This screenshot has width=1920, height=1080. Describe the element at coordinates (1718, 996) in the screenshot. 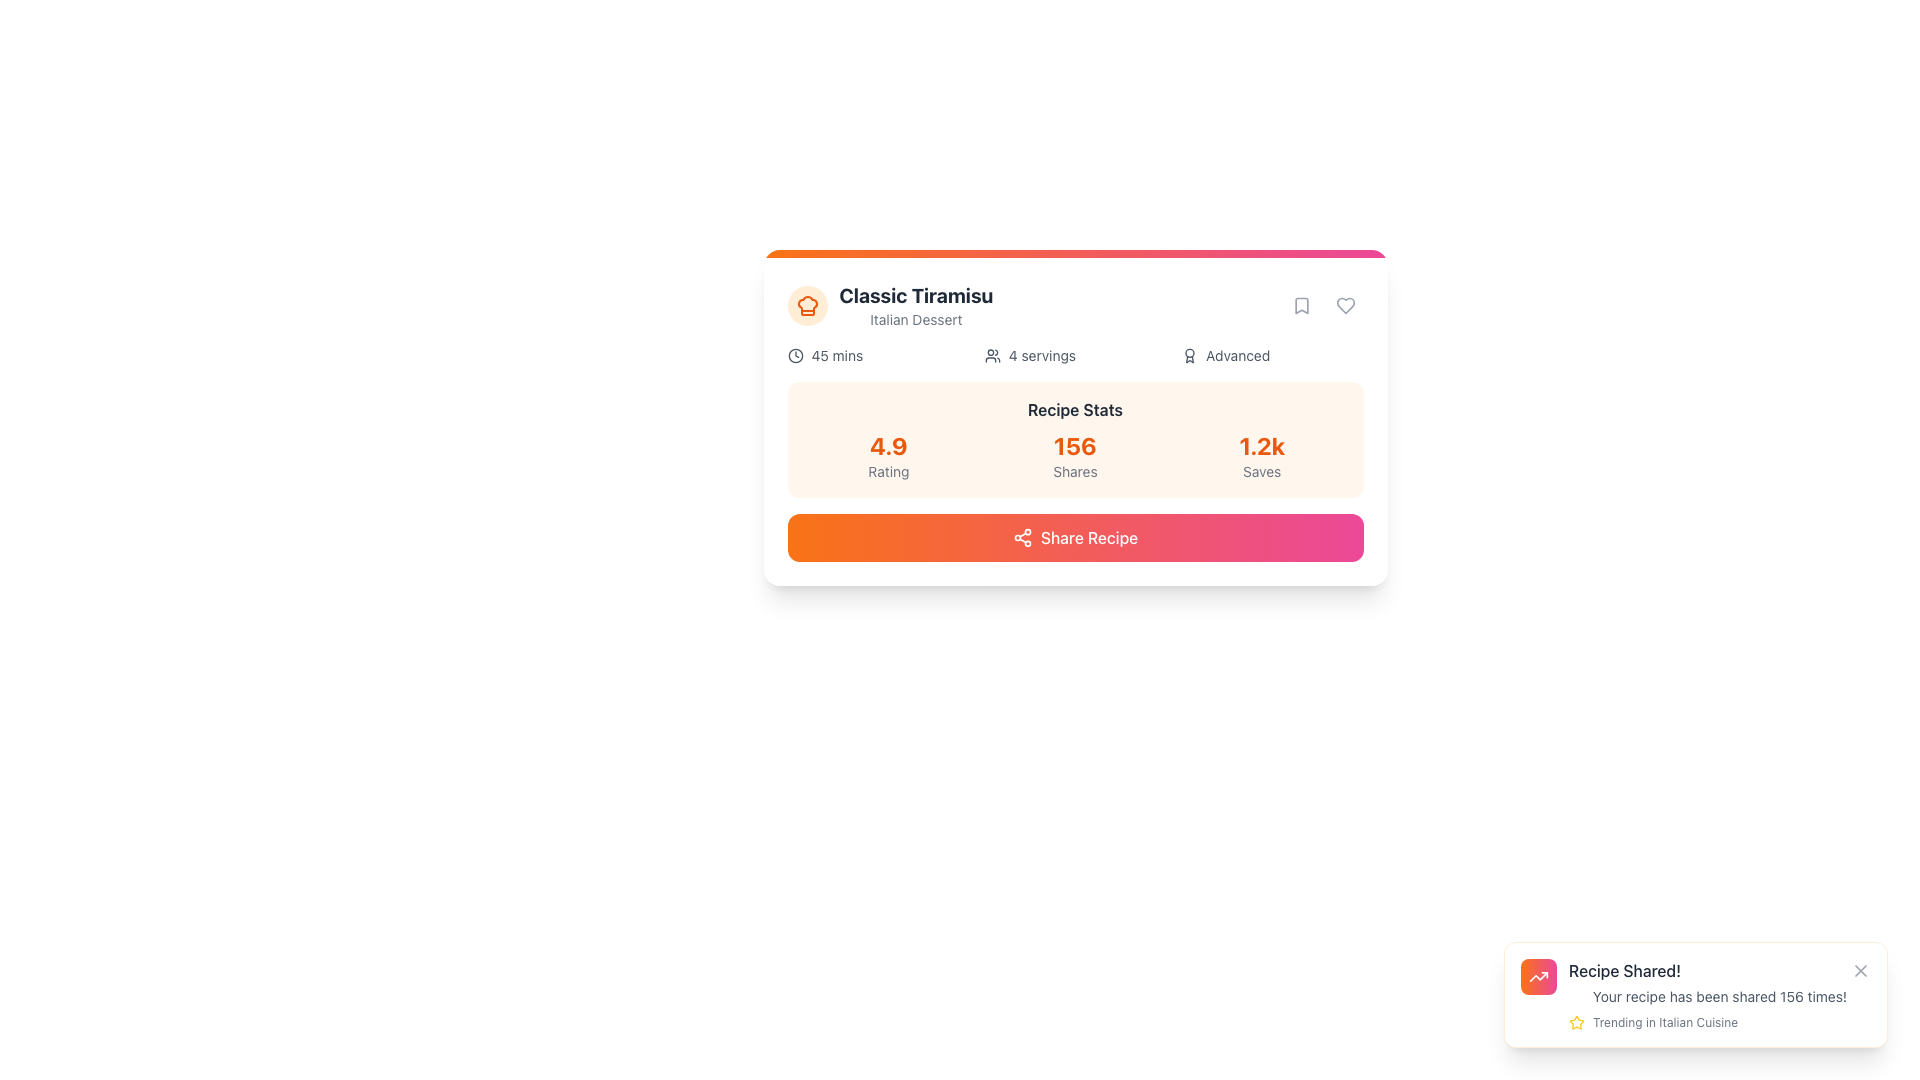

I see `the static text element that displays the number of times the recipe has been shared, located in the lower portion of the notification pop-up beneath the heading 'Recipe Shared!'` at that location.